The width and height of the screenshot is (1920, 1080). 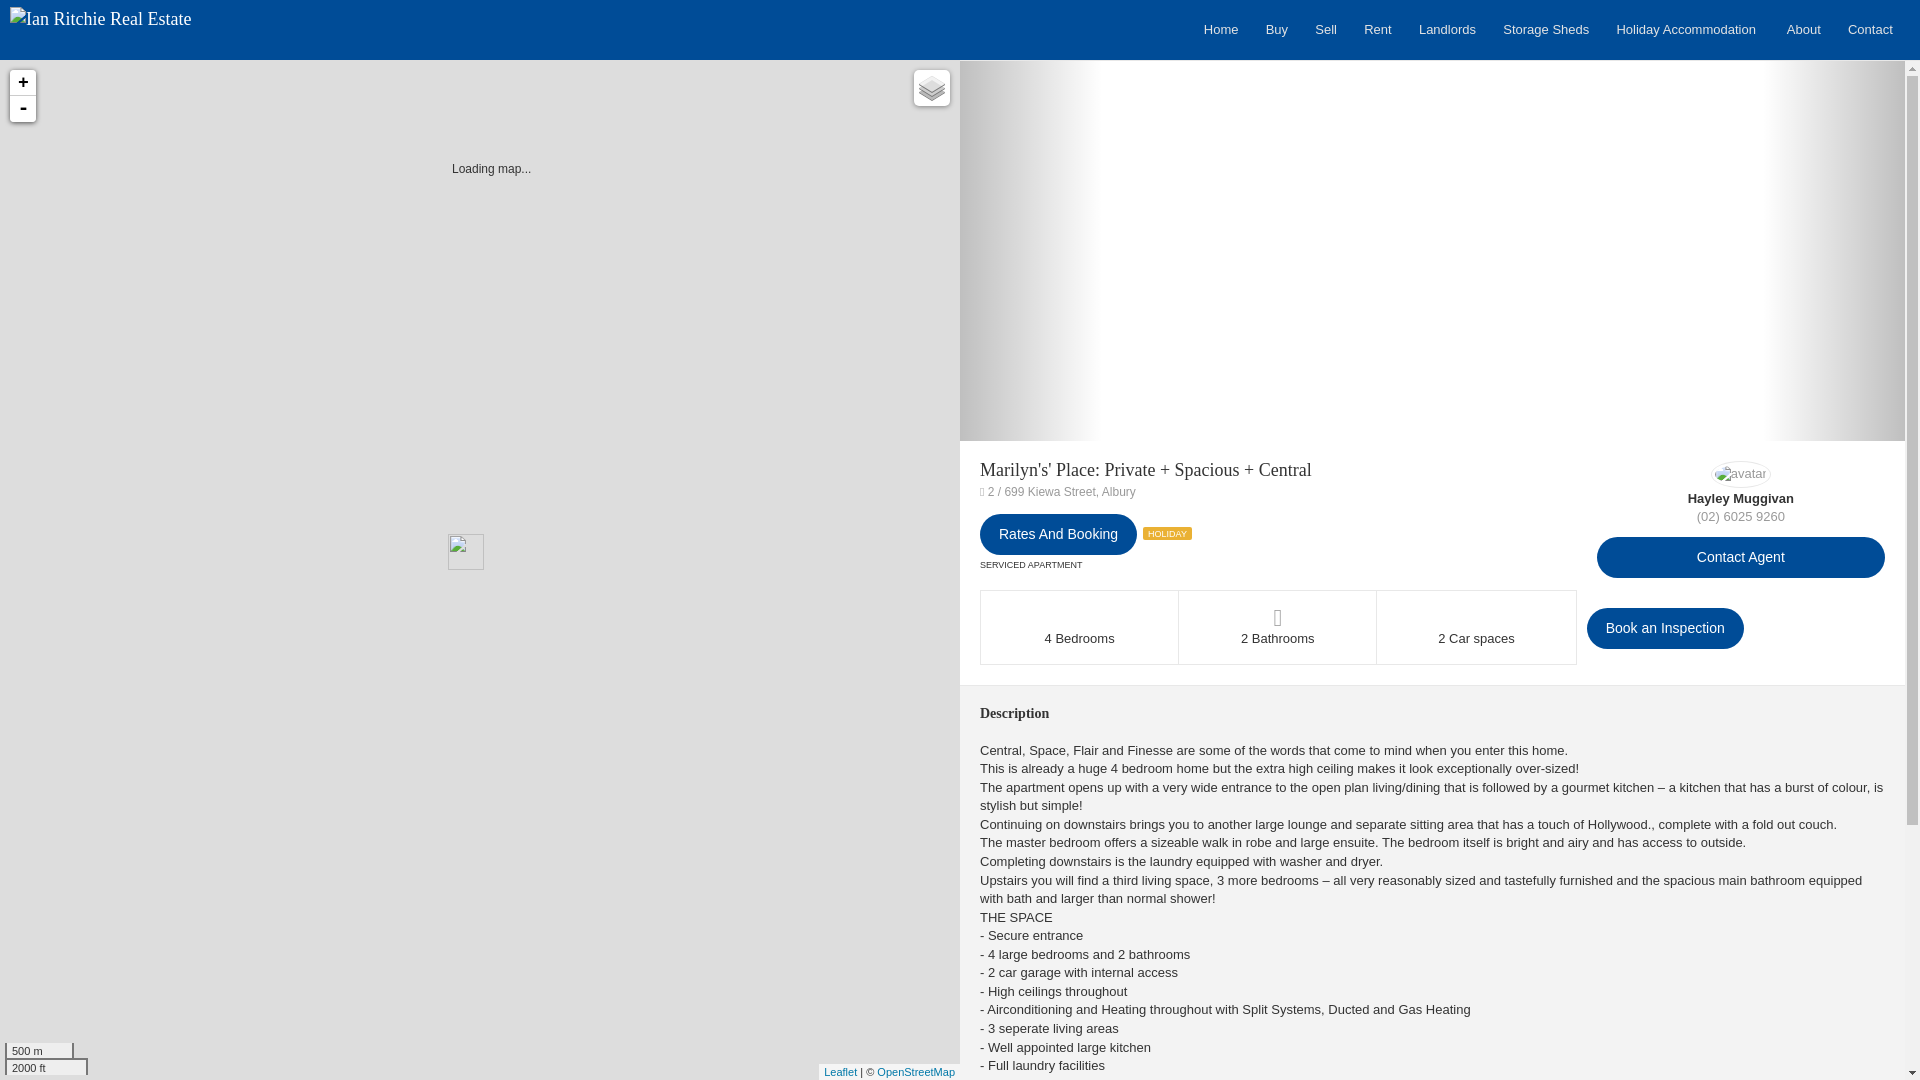 I want to click on '-', so click(x=23, y=108).